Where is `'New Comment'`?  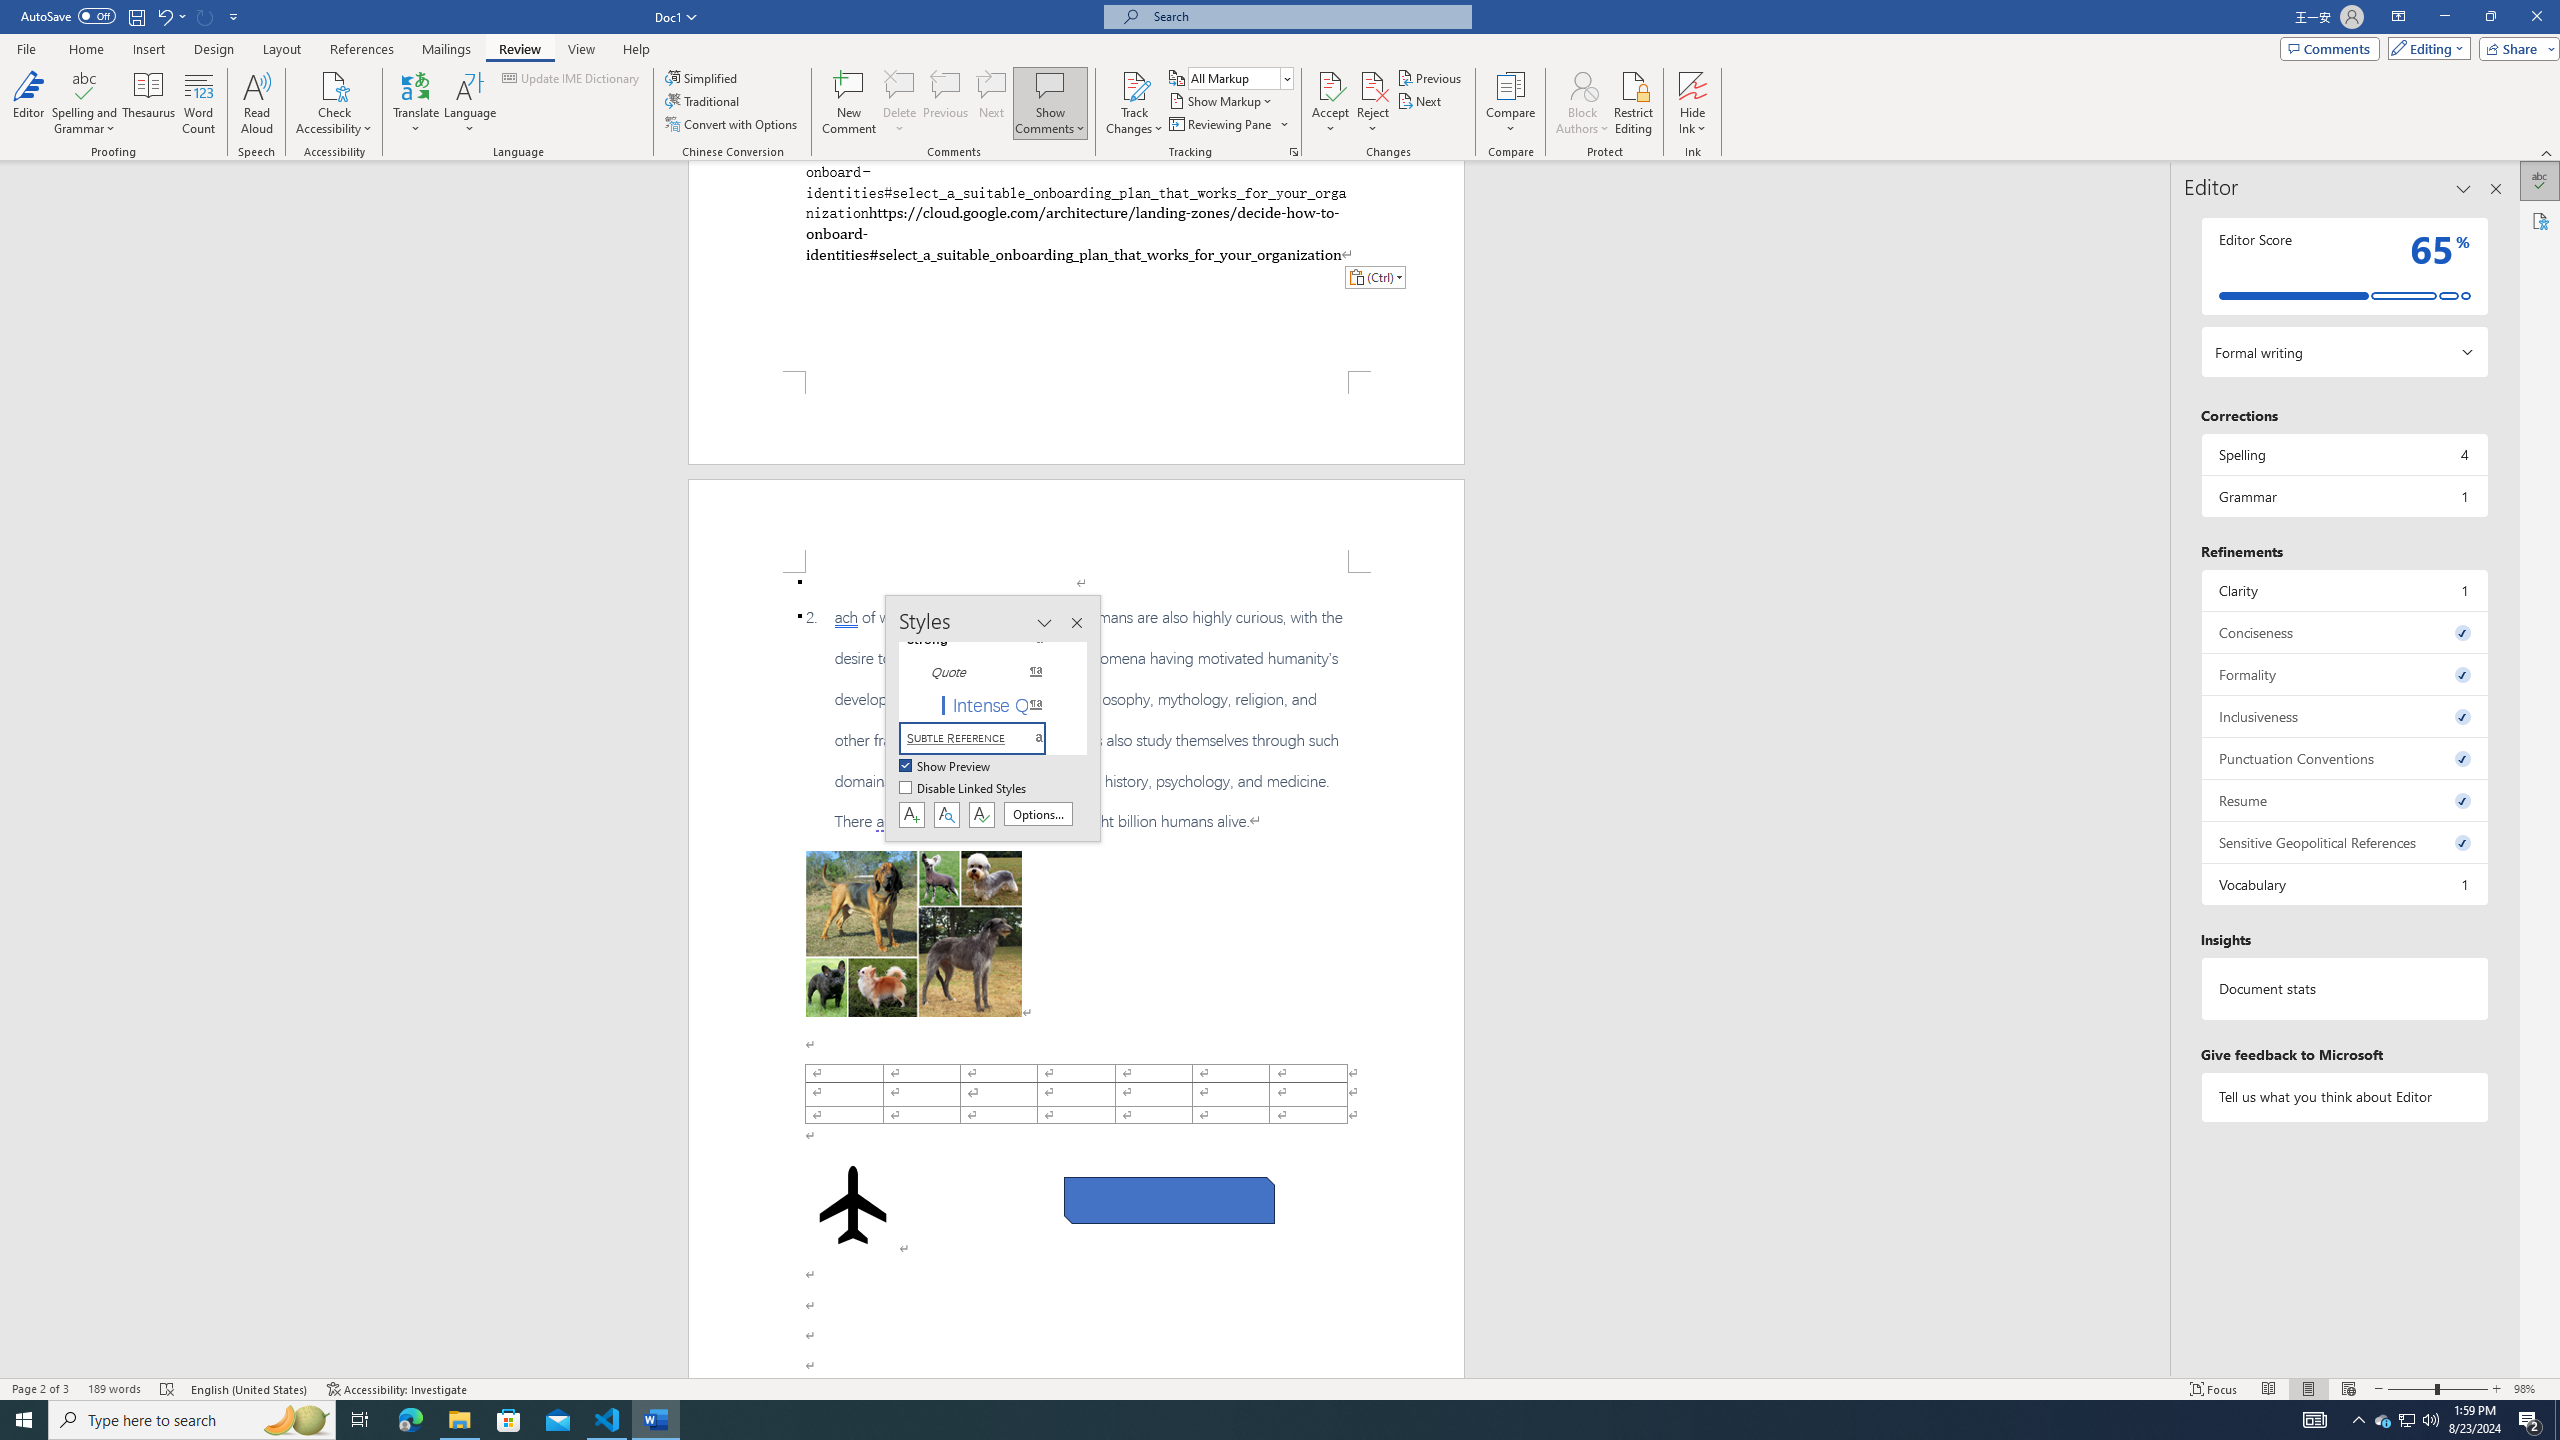
'New Comment' is located at coordinates (847, 103).